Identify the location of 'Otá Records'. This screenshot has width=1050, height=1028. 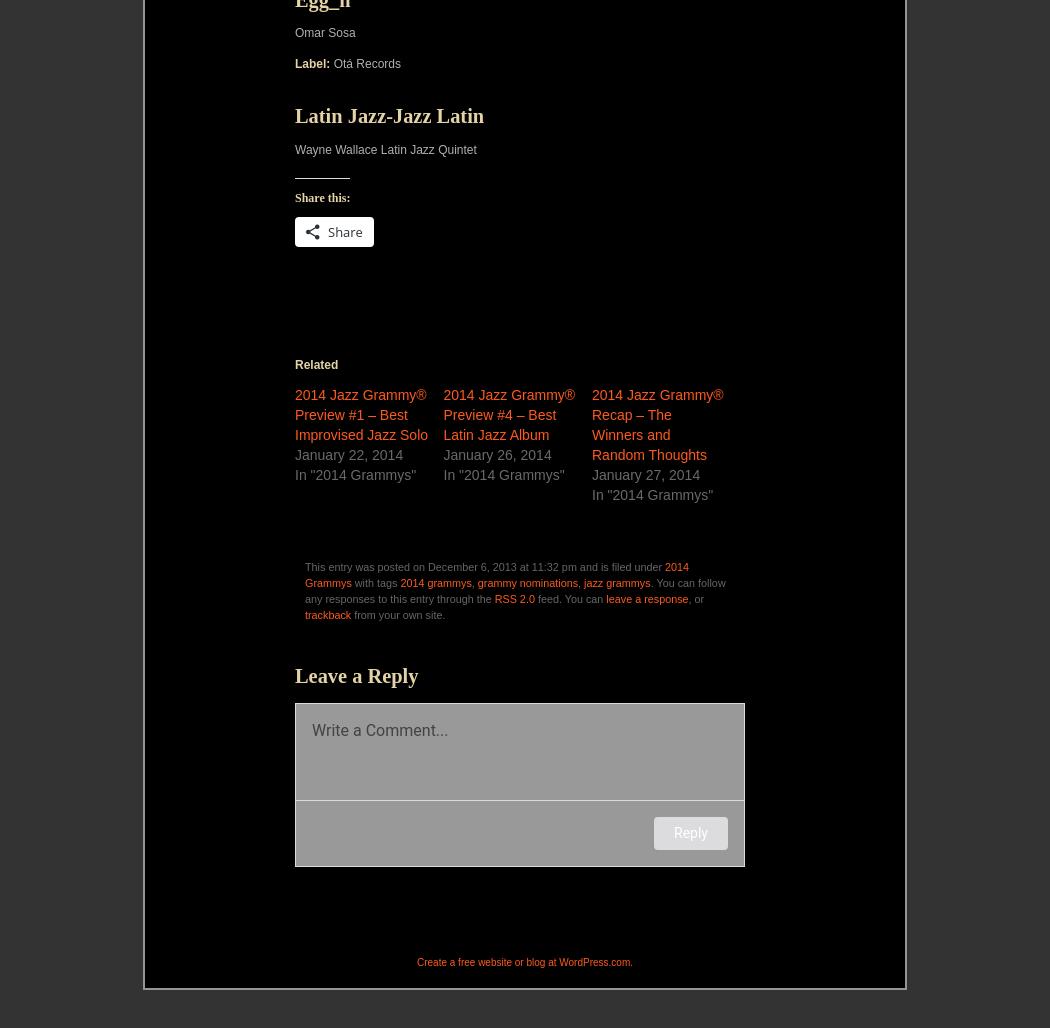
(330, 64).